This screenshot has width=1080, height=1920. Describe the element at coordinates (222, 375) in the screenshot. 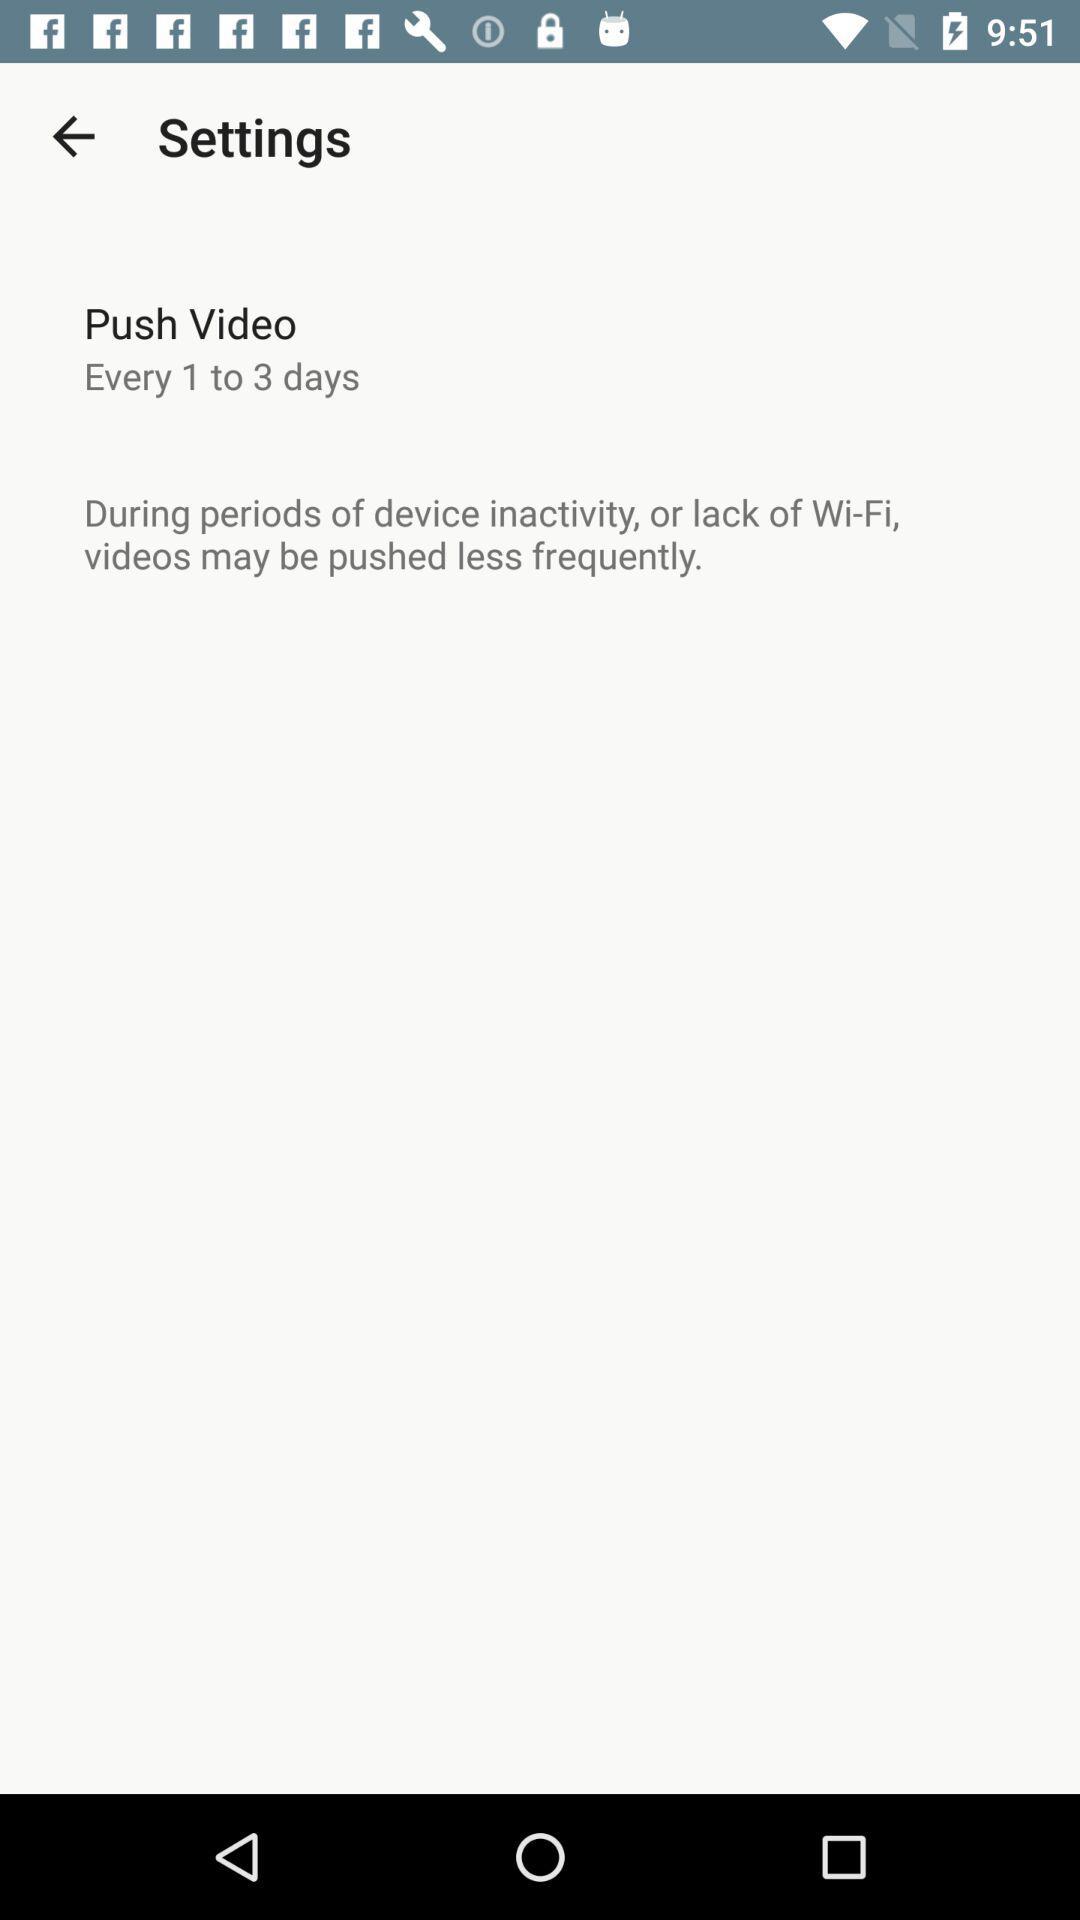

I see `every 1 to item` at that location.